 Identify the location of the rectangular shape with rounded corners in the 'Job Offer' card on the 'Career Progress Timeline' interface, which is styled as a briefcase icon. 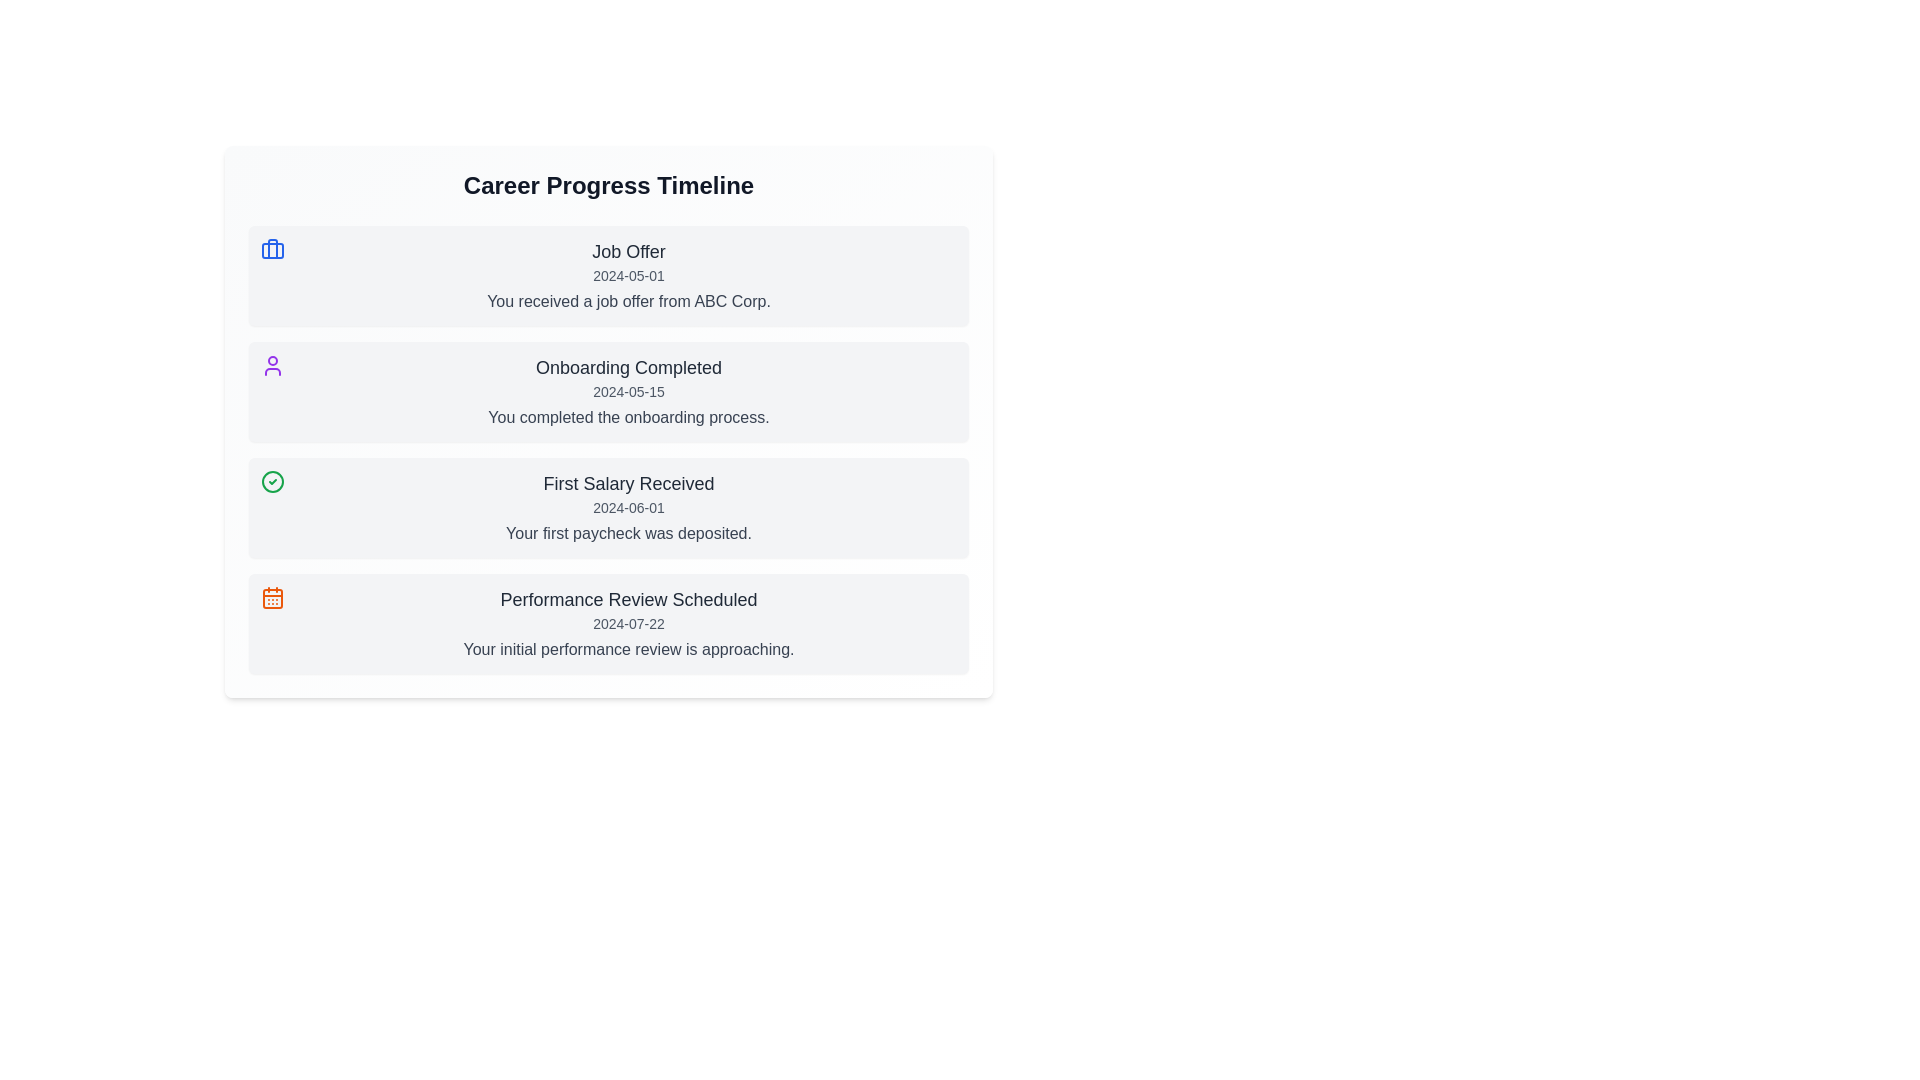
(272, 249).